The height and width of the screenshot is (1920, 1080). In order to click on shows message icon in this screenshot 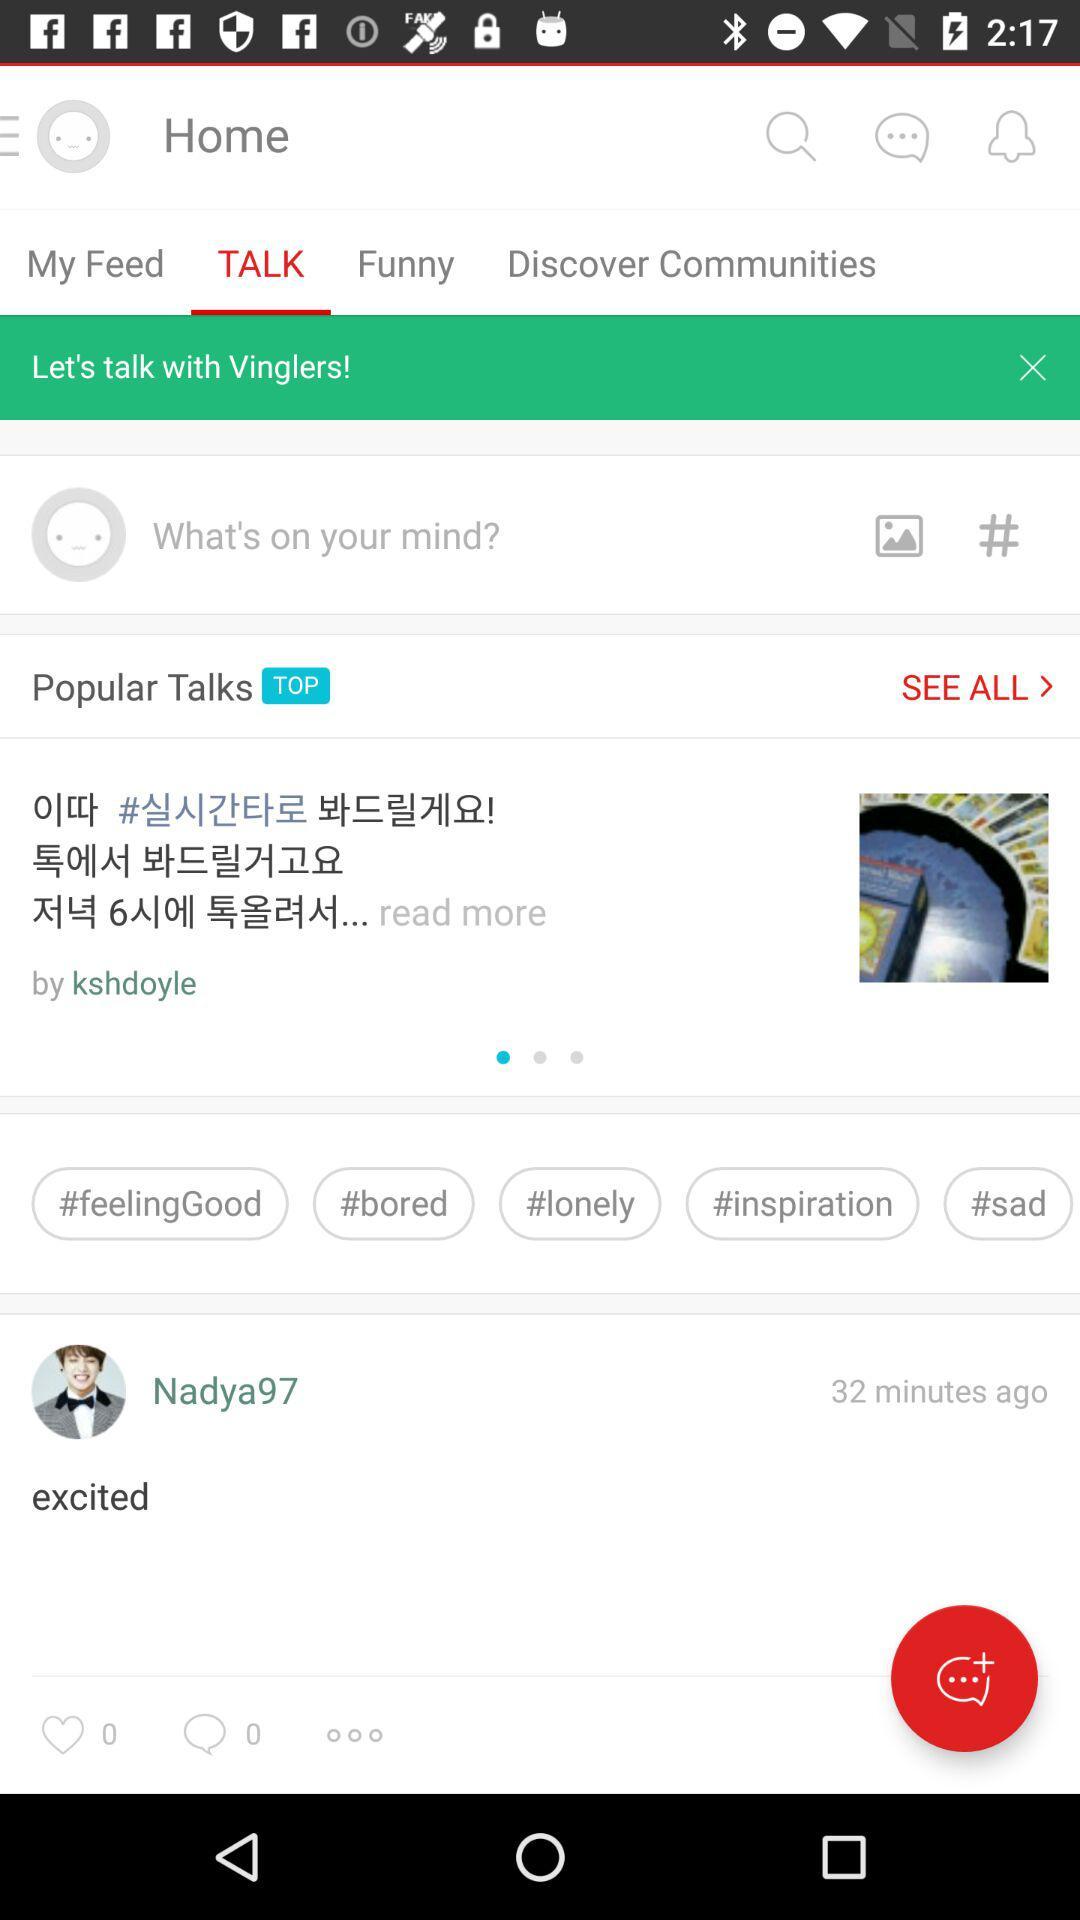, I will do `click(901, 135)`.